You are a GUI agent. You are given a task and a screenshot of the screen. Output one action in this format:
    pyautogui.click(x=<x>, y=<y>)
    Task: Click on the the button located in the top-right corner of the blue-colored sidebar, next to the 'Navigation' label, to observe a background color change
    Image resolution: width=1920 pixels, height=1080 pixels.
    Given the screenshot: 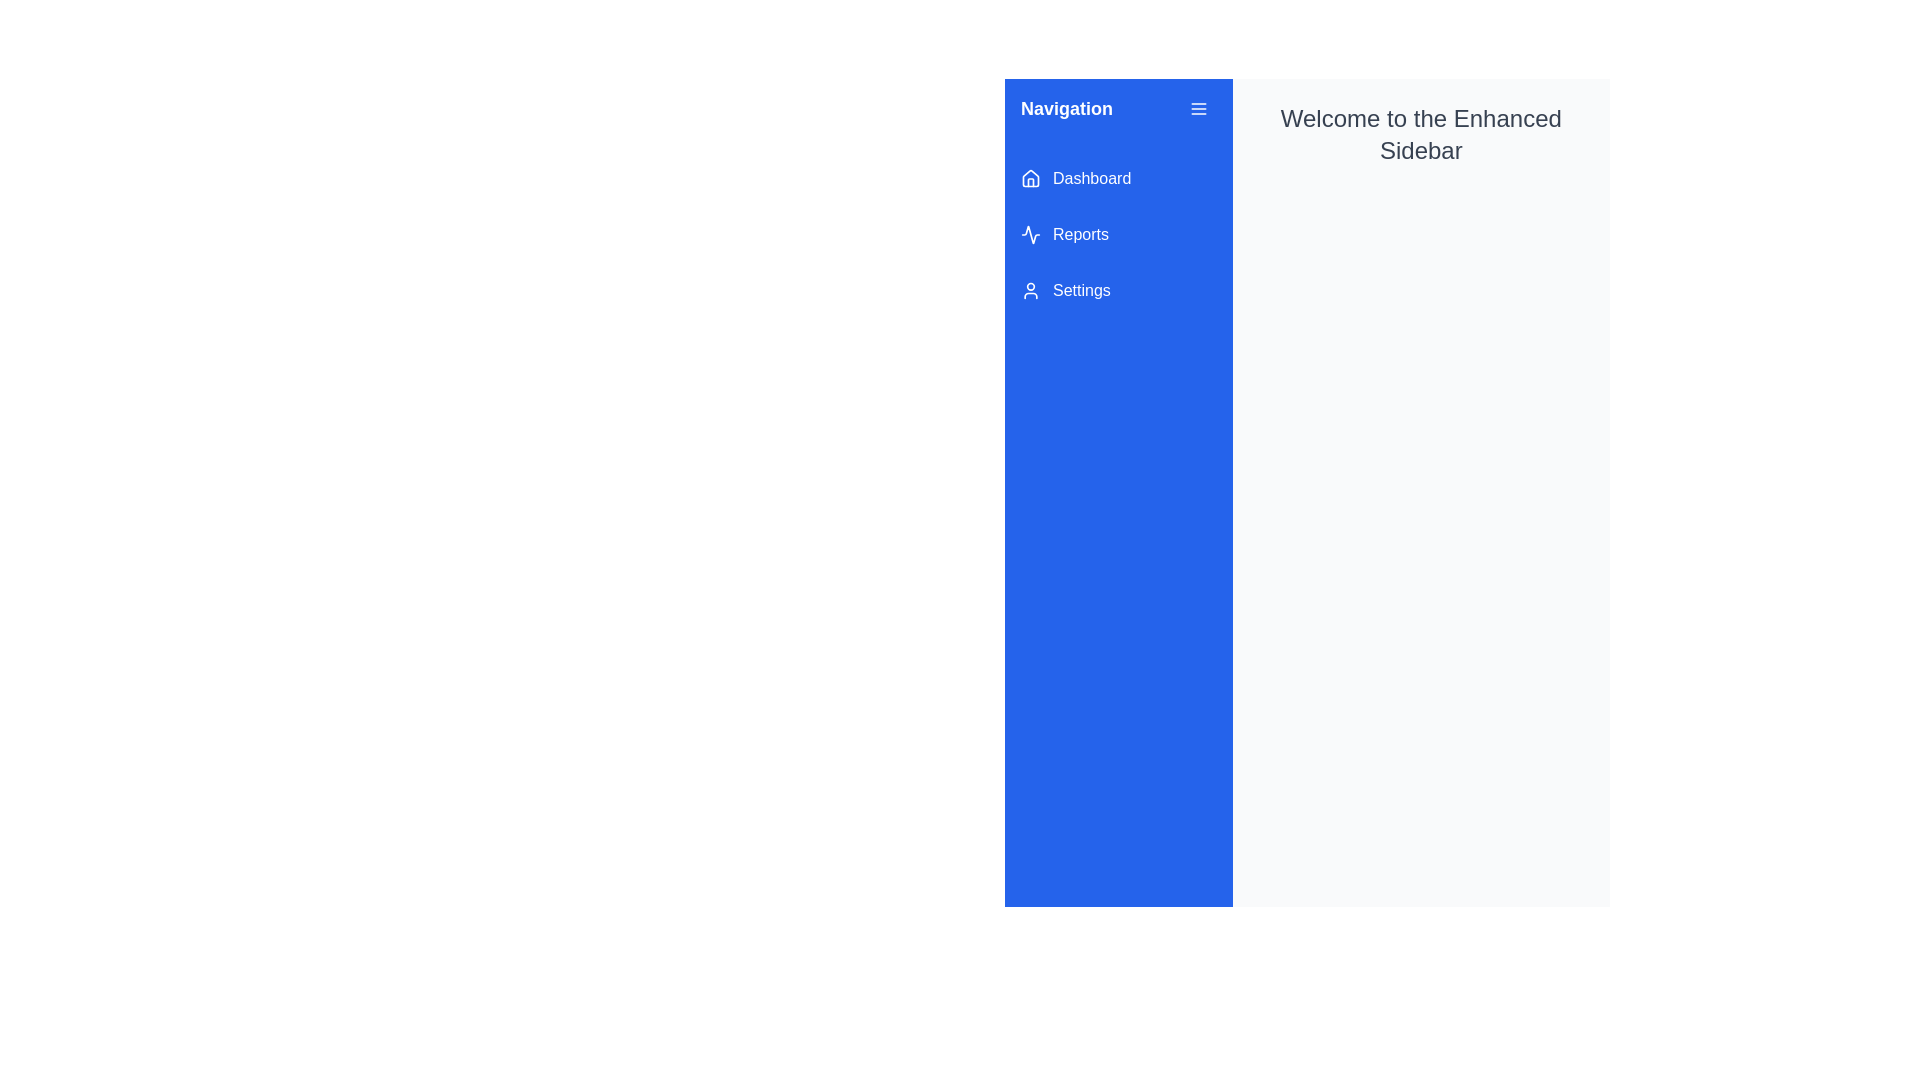 What is the action you would take?
    pyautogui.click(x=1198, y=108)
    